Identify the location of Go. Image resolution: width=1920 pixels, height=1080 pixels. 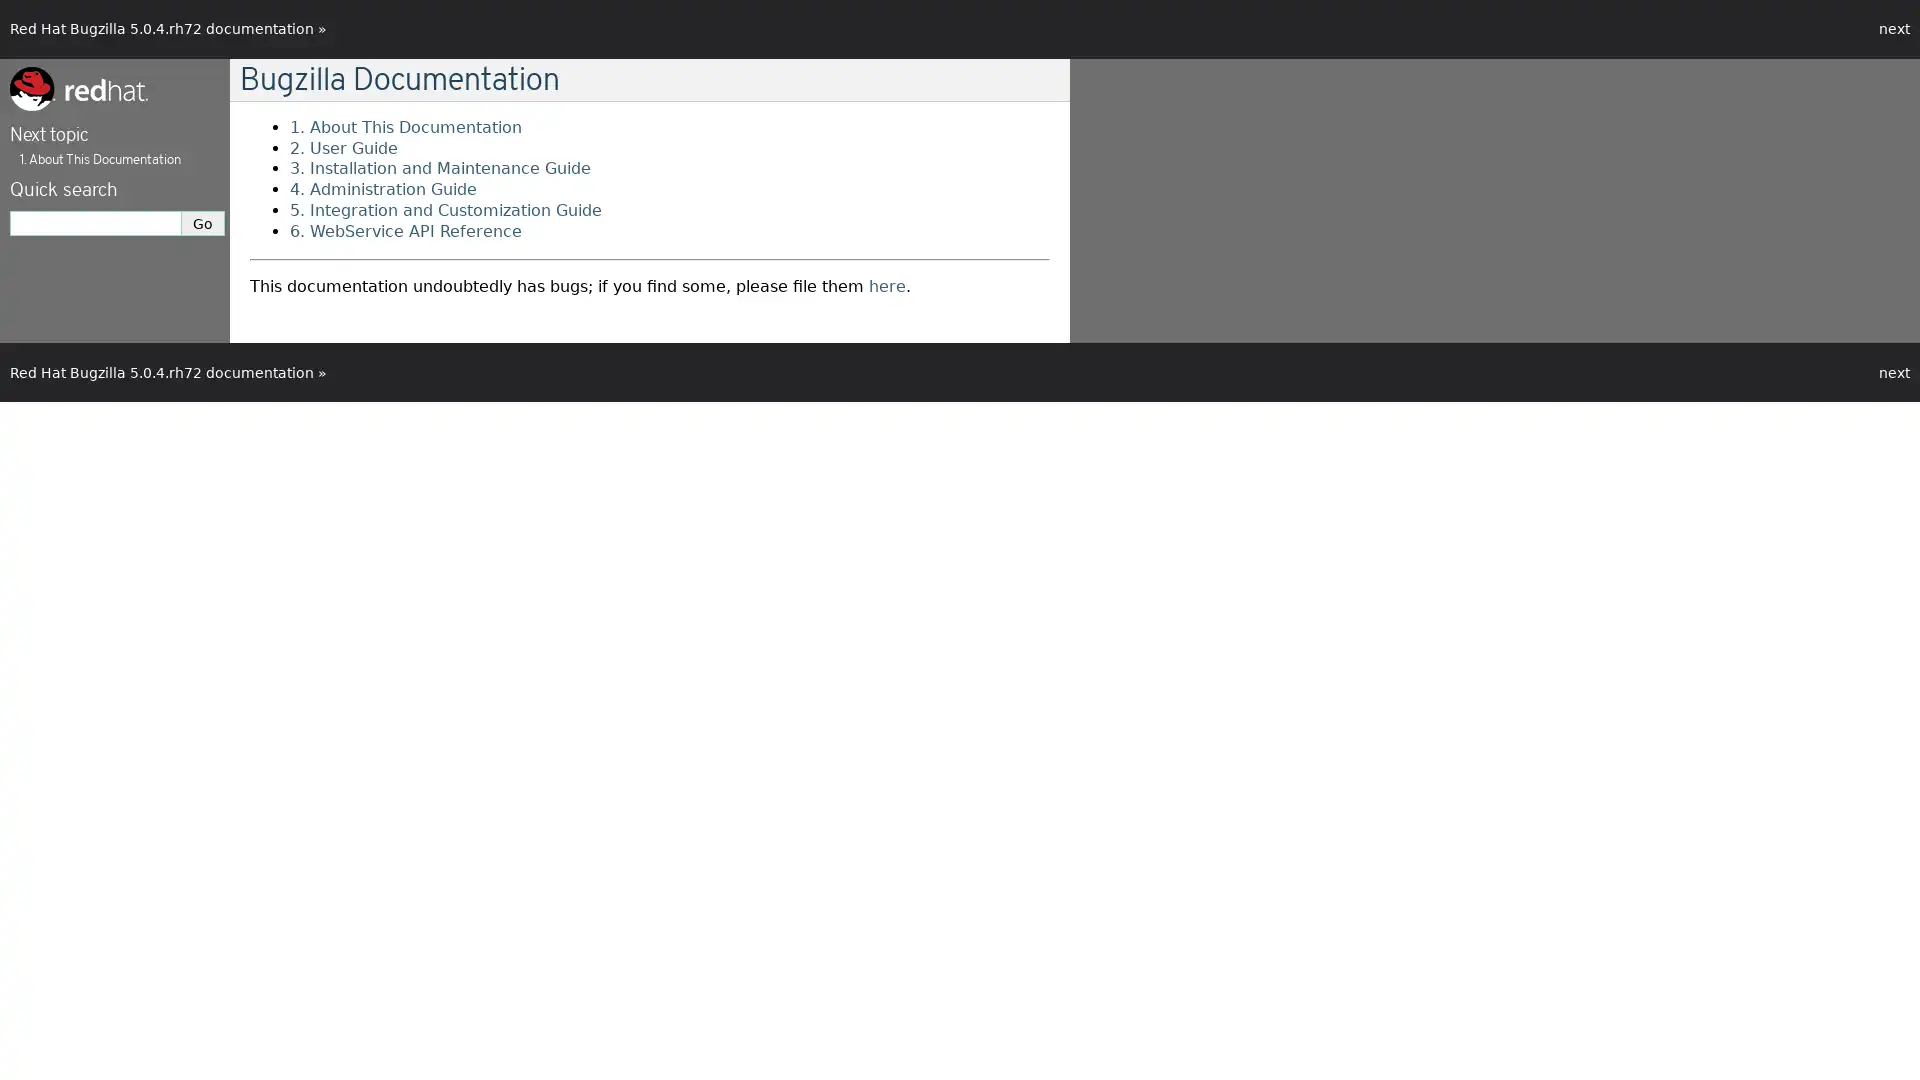
(203, 223).